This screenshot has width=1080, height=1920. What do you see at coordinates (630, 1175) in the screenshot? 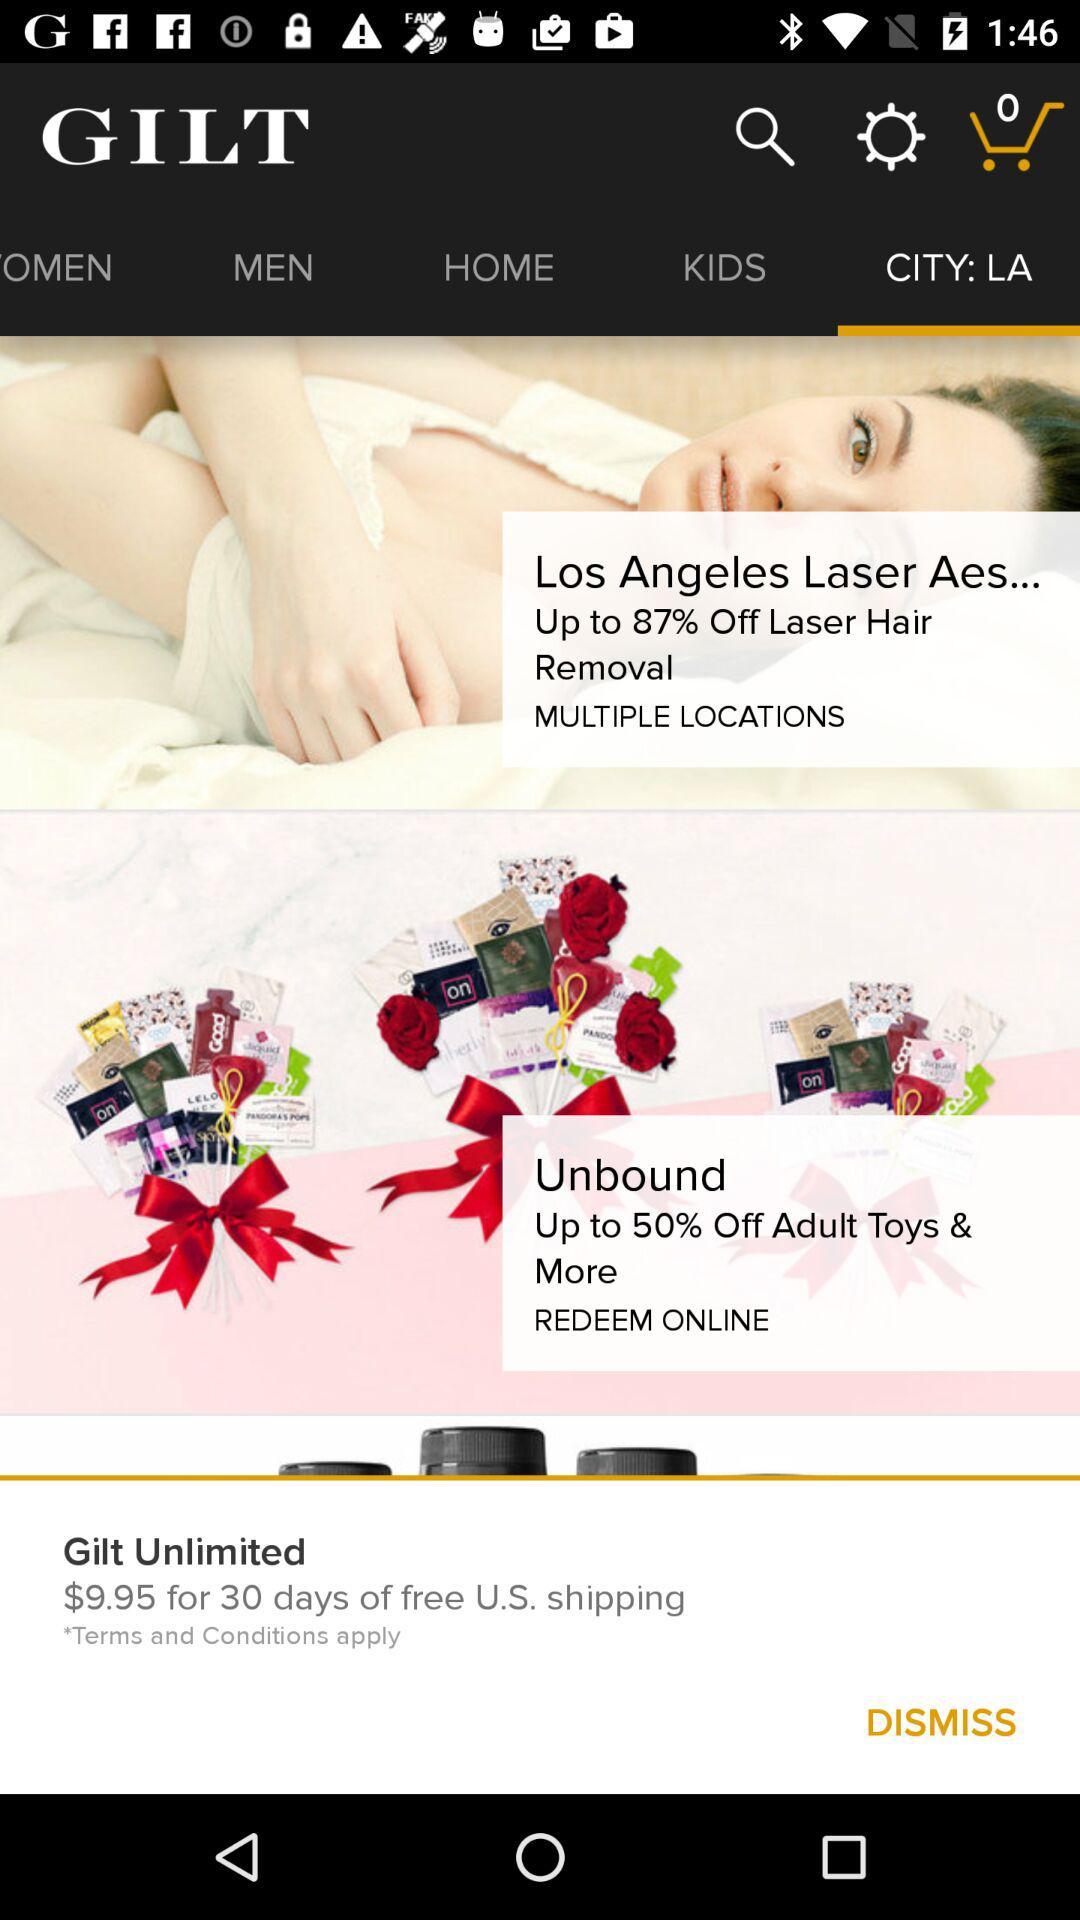
I see `the unbound item` at bounding box center [630, 1175].